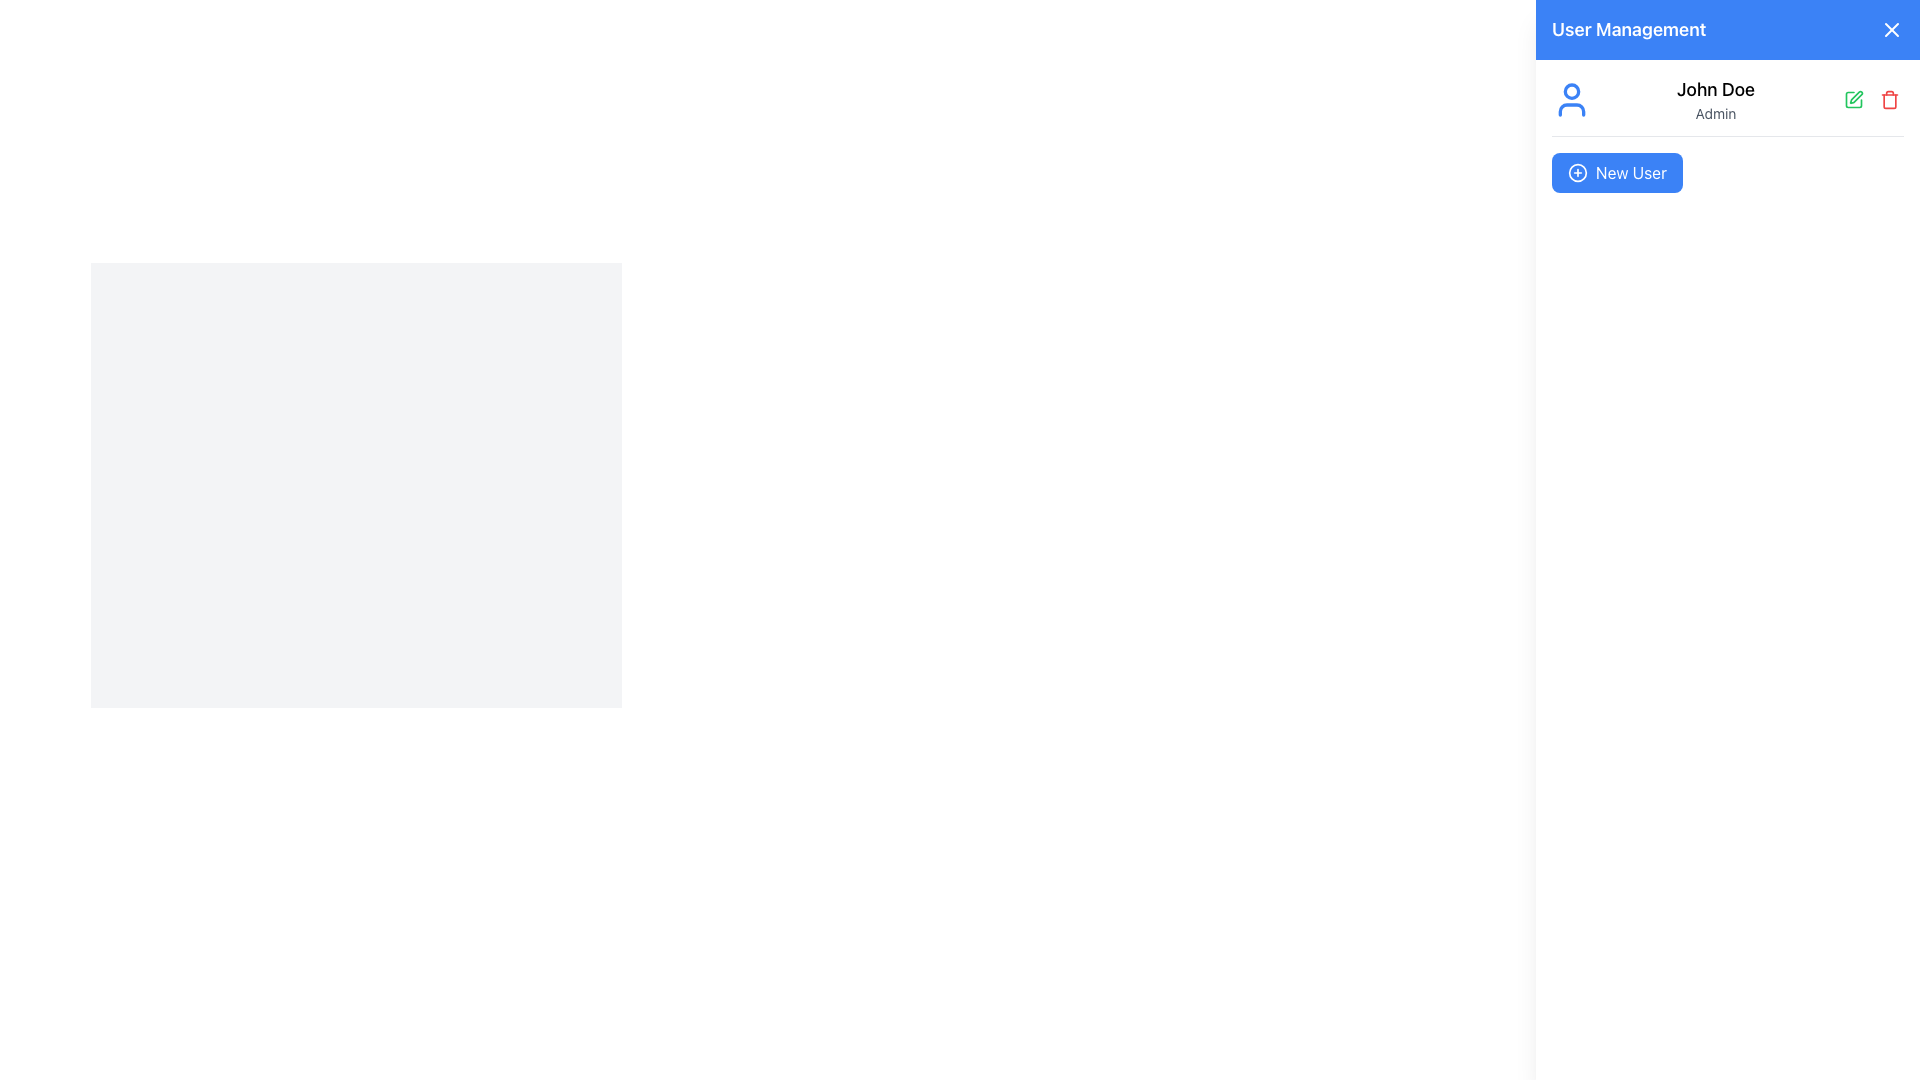  What do you see at coordinates (1852, 100) in the screenshot?
I see `the square-shaped button with a pen icon, located in the User Management interface` at bounding box center [1852, 100].